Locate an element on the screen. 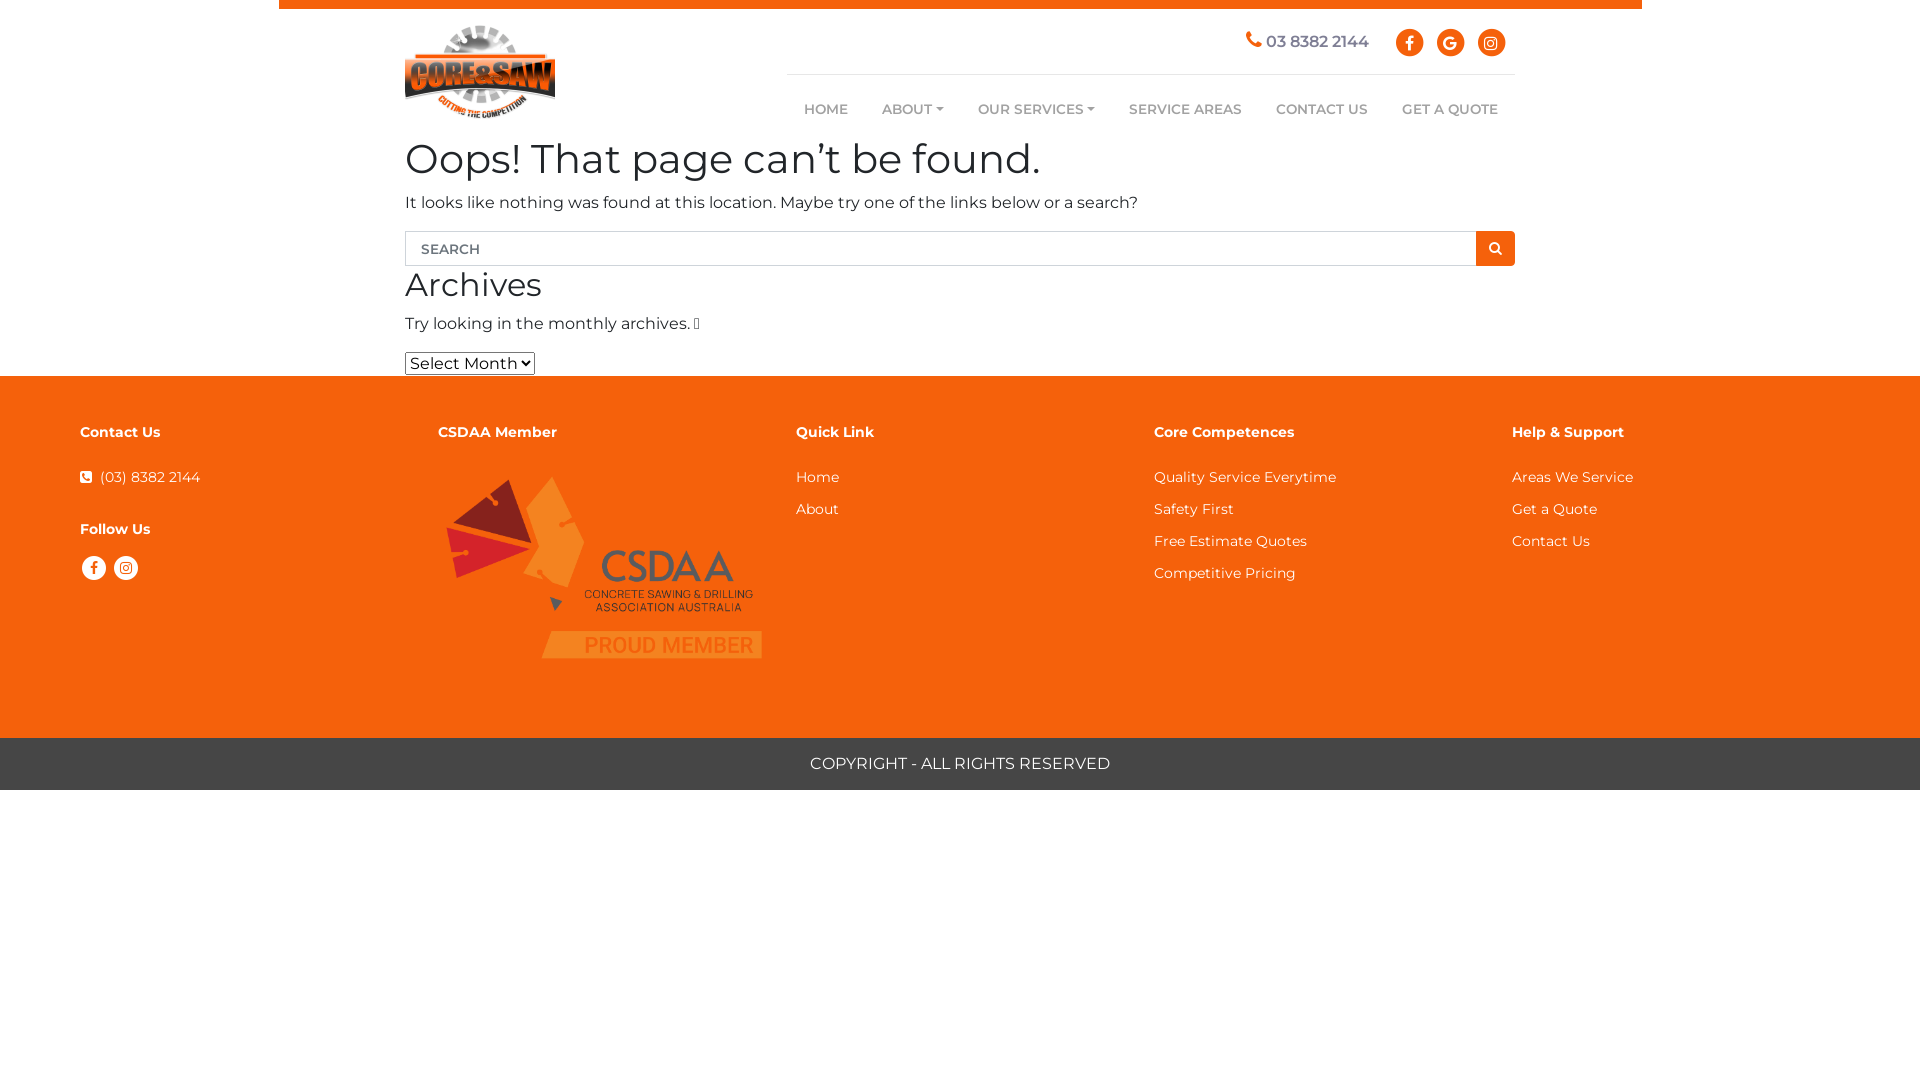  '03 8382 2144' is located at coordinates (1307, 41).